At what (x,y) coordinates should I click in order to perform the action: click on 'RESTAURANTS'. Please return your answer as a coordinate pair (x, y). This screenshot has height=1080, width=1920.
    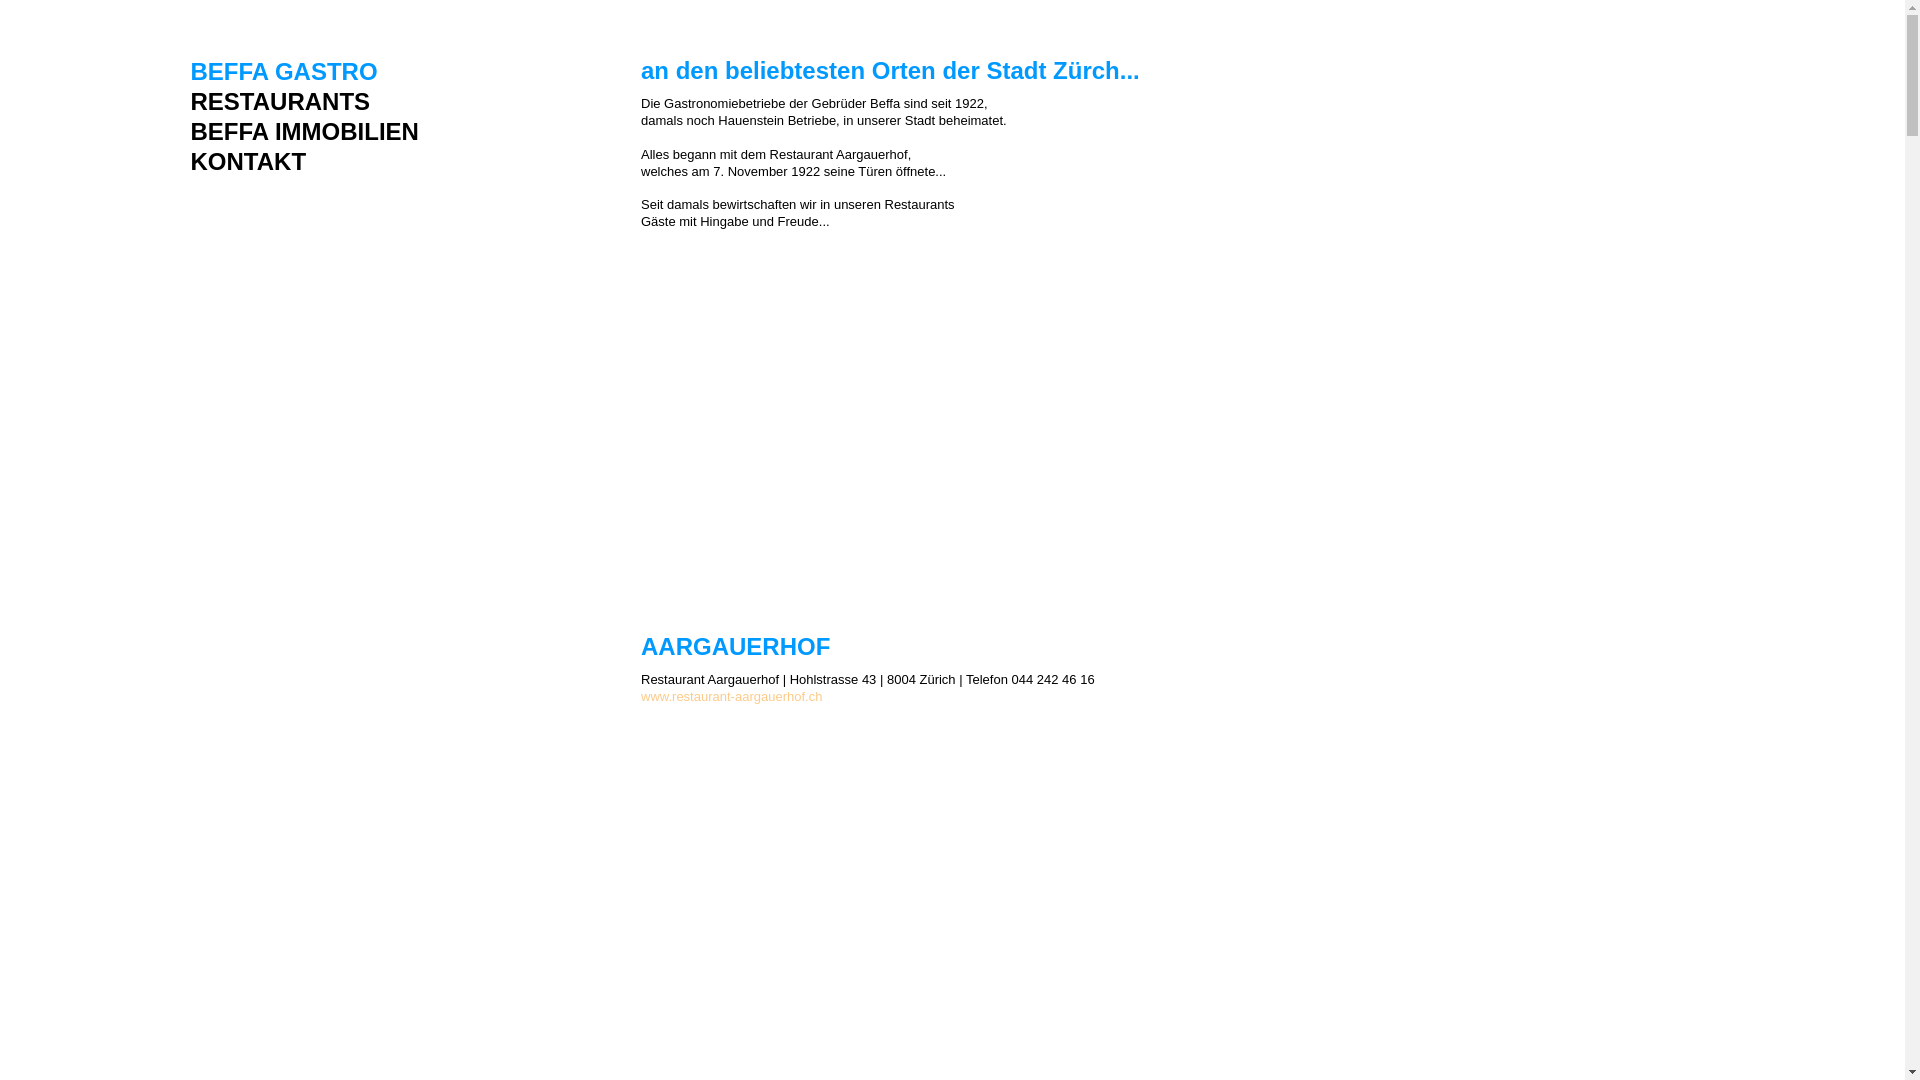
    Looking at the image, I should click on (302, 102).